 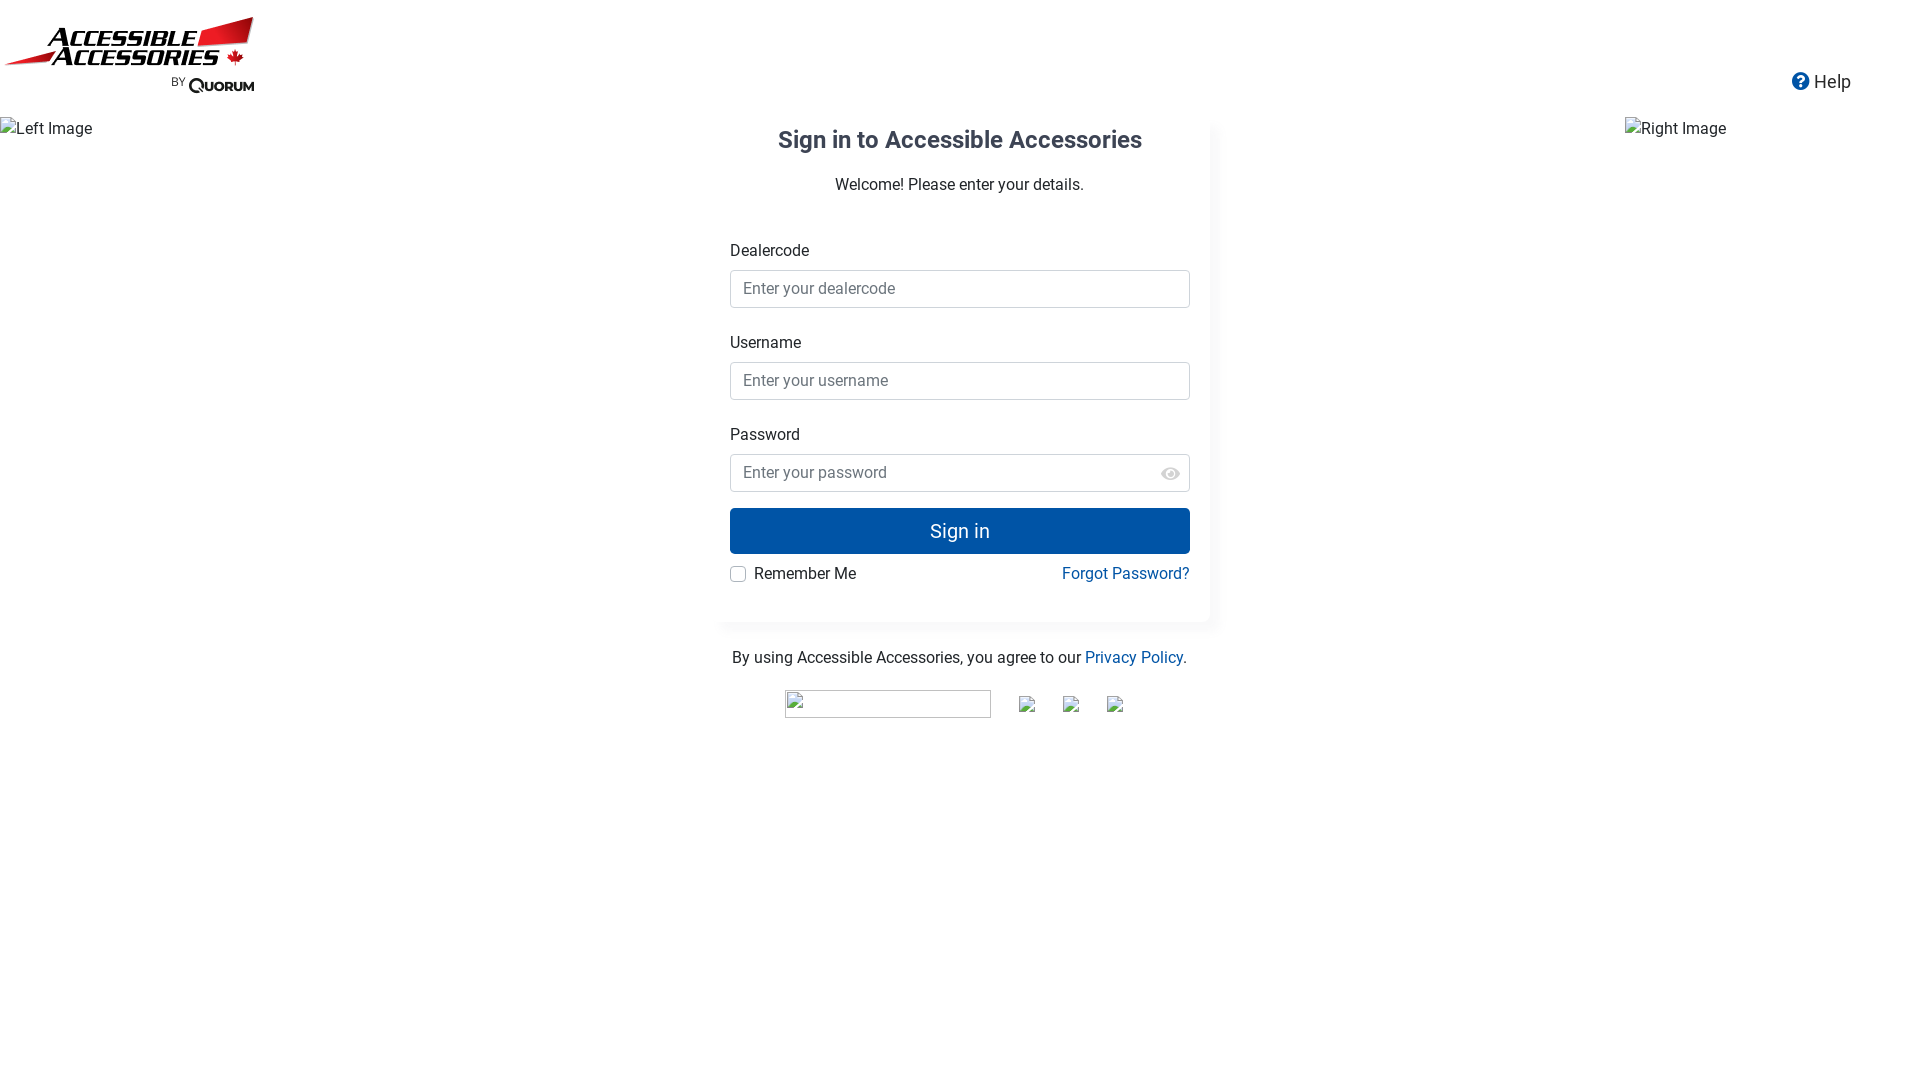 What do you see at coordinates (1133, 657) in the screenshot?
I see `'Privacy Policy'` at bounding box center [1133, 657].